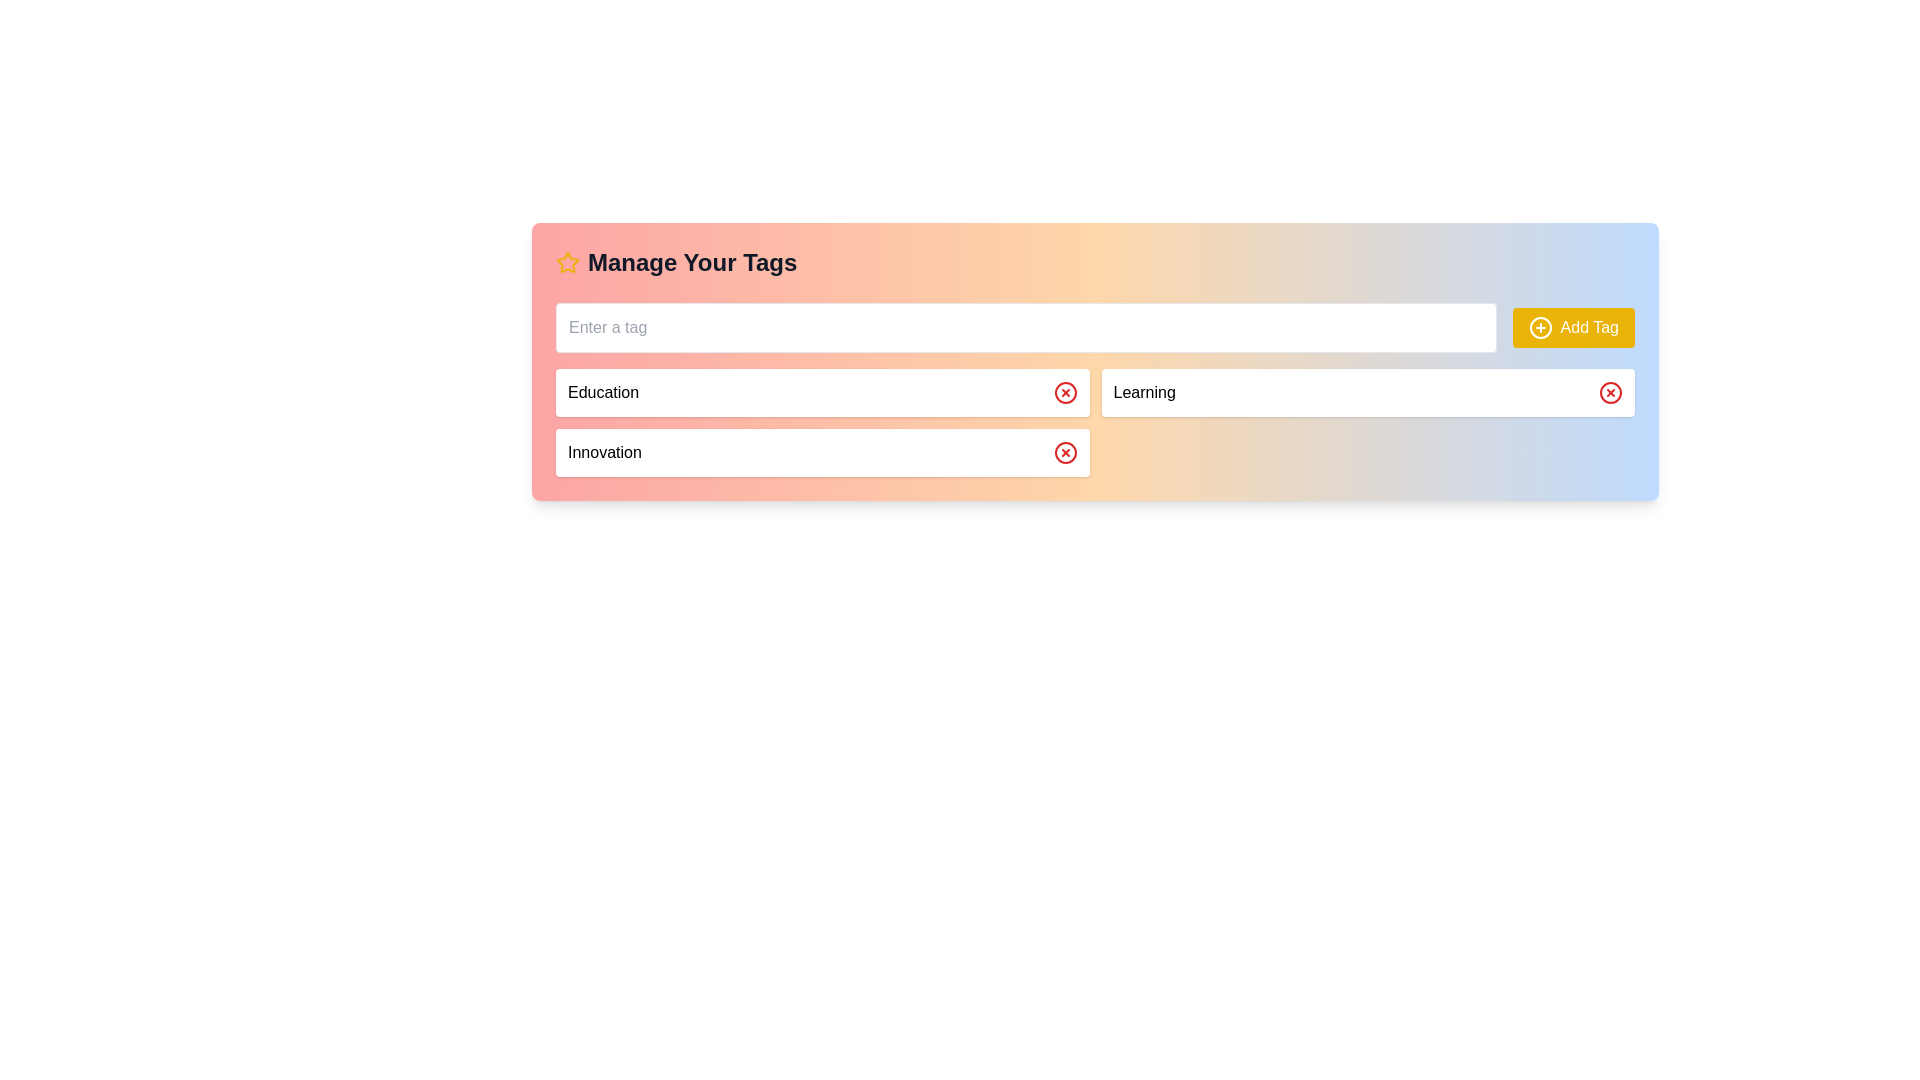  Describe the element at coordinates (1572, 326) in the screenshot. I see `the rectangular 'Add Tag' button with a vibrant yellow background and white text label, located to the right of the text input field in the tag management form` at that location.